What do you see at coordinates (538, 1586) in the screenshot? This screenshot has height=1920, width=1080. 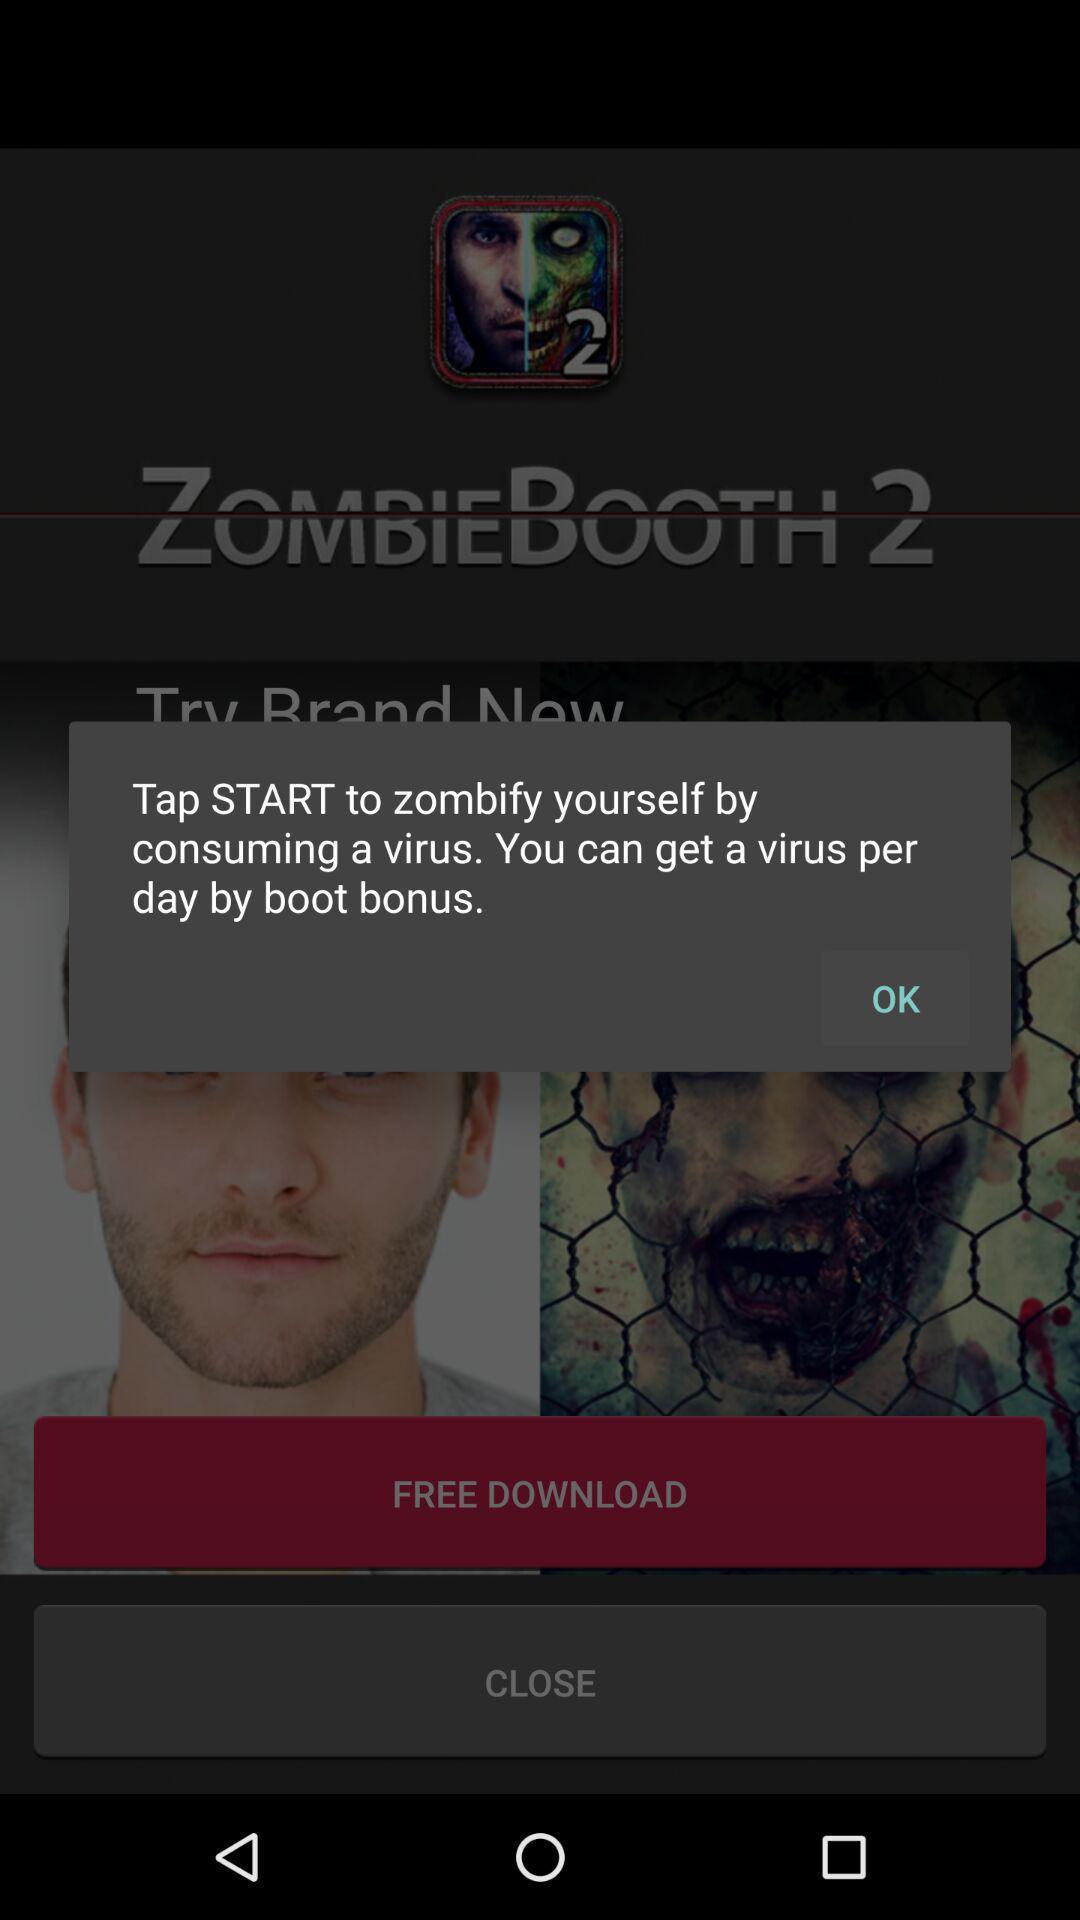 I see `the more icon` at bounding box center [538, 1586].